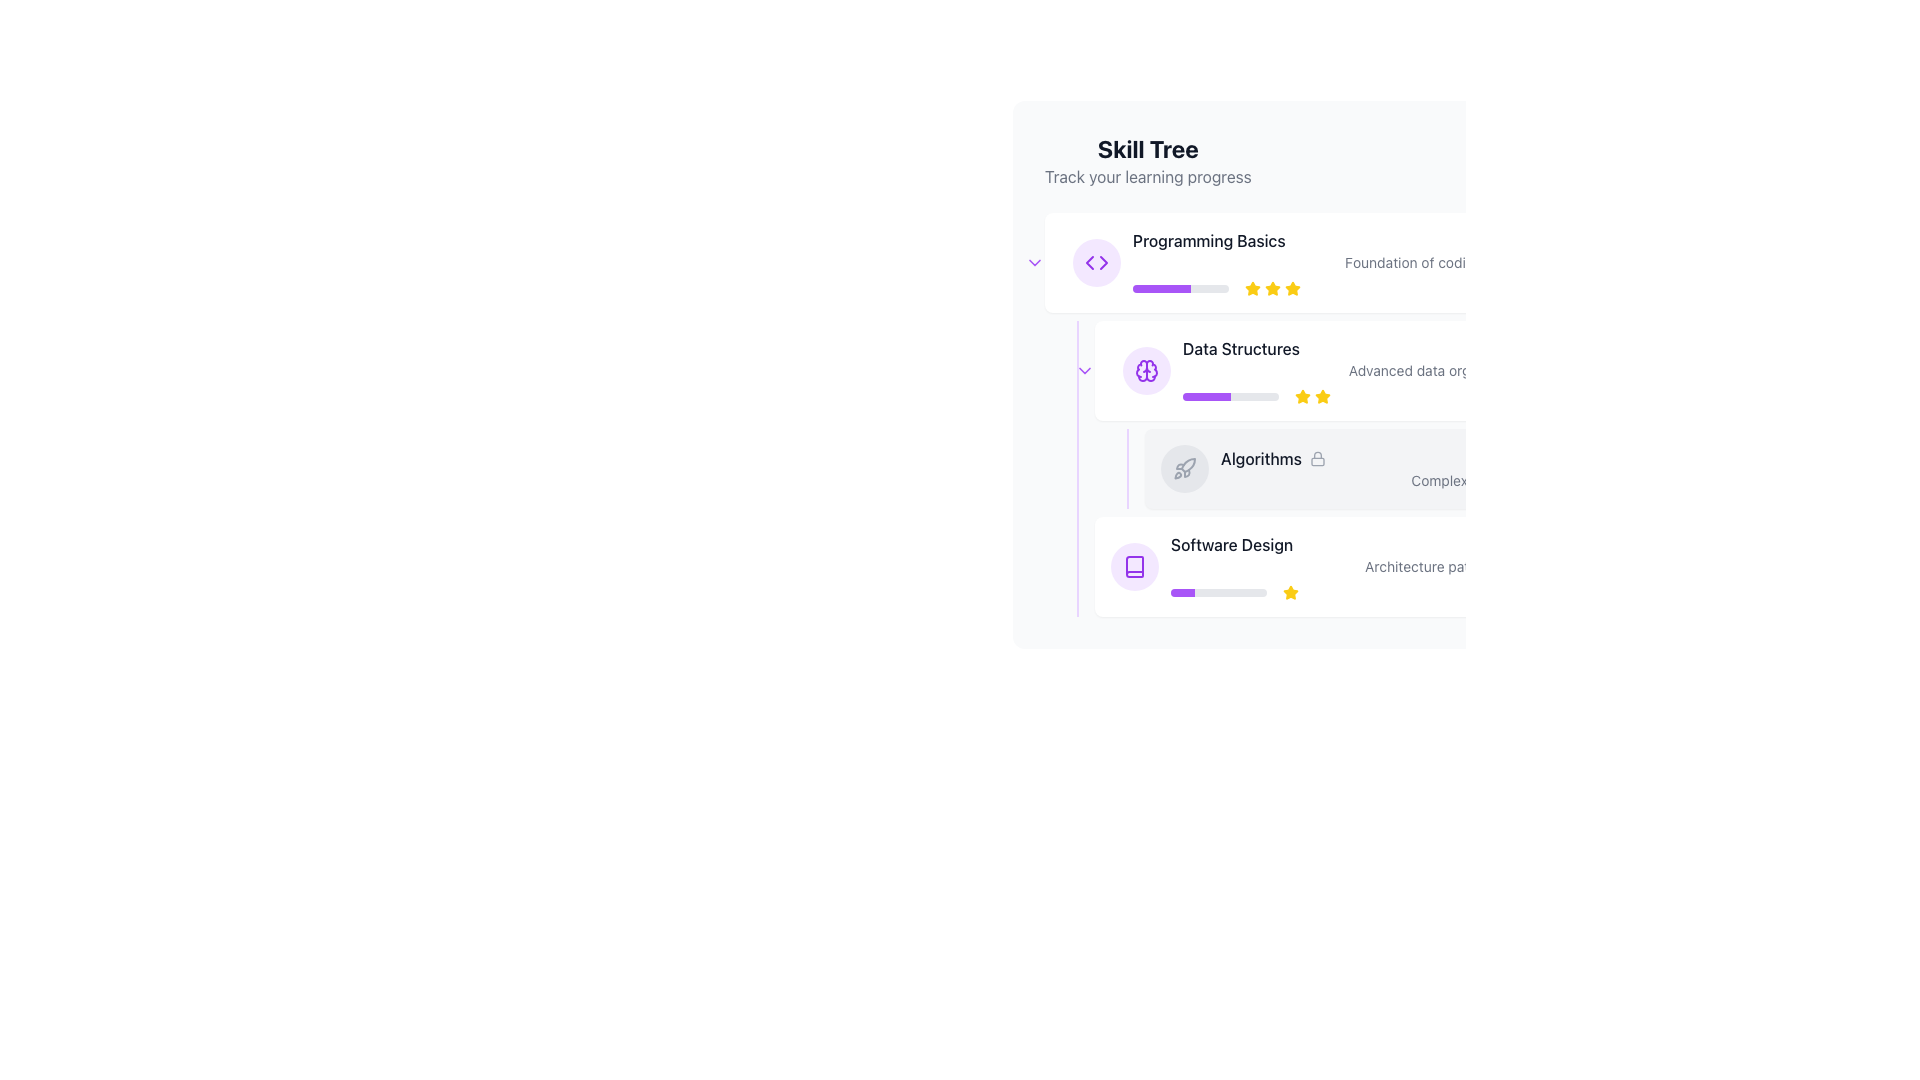  I want to click on the progress bar with a yellow star indicator located at the bottom of the 'Software Design' module to interpret the current progress, so click(1432, 592).